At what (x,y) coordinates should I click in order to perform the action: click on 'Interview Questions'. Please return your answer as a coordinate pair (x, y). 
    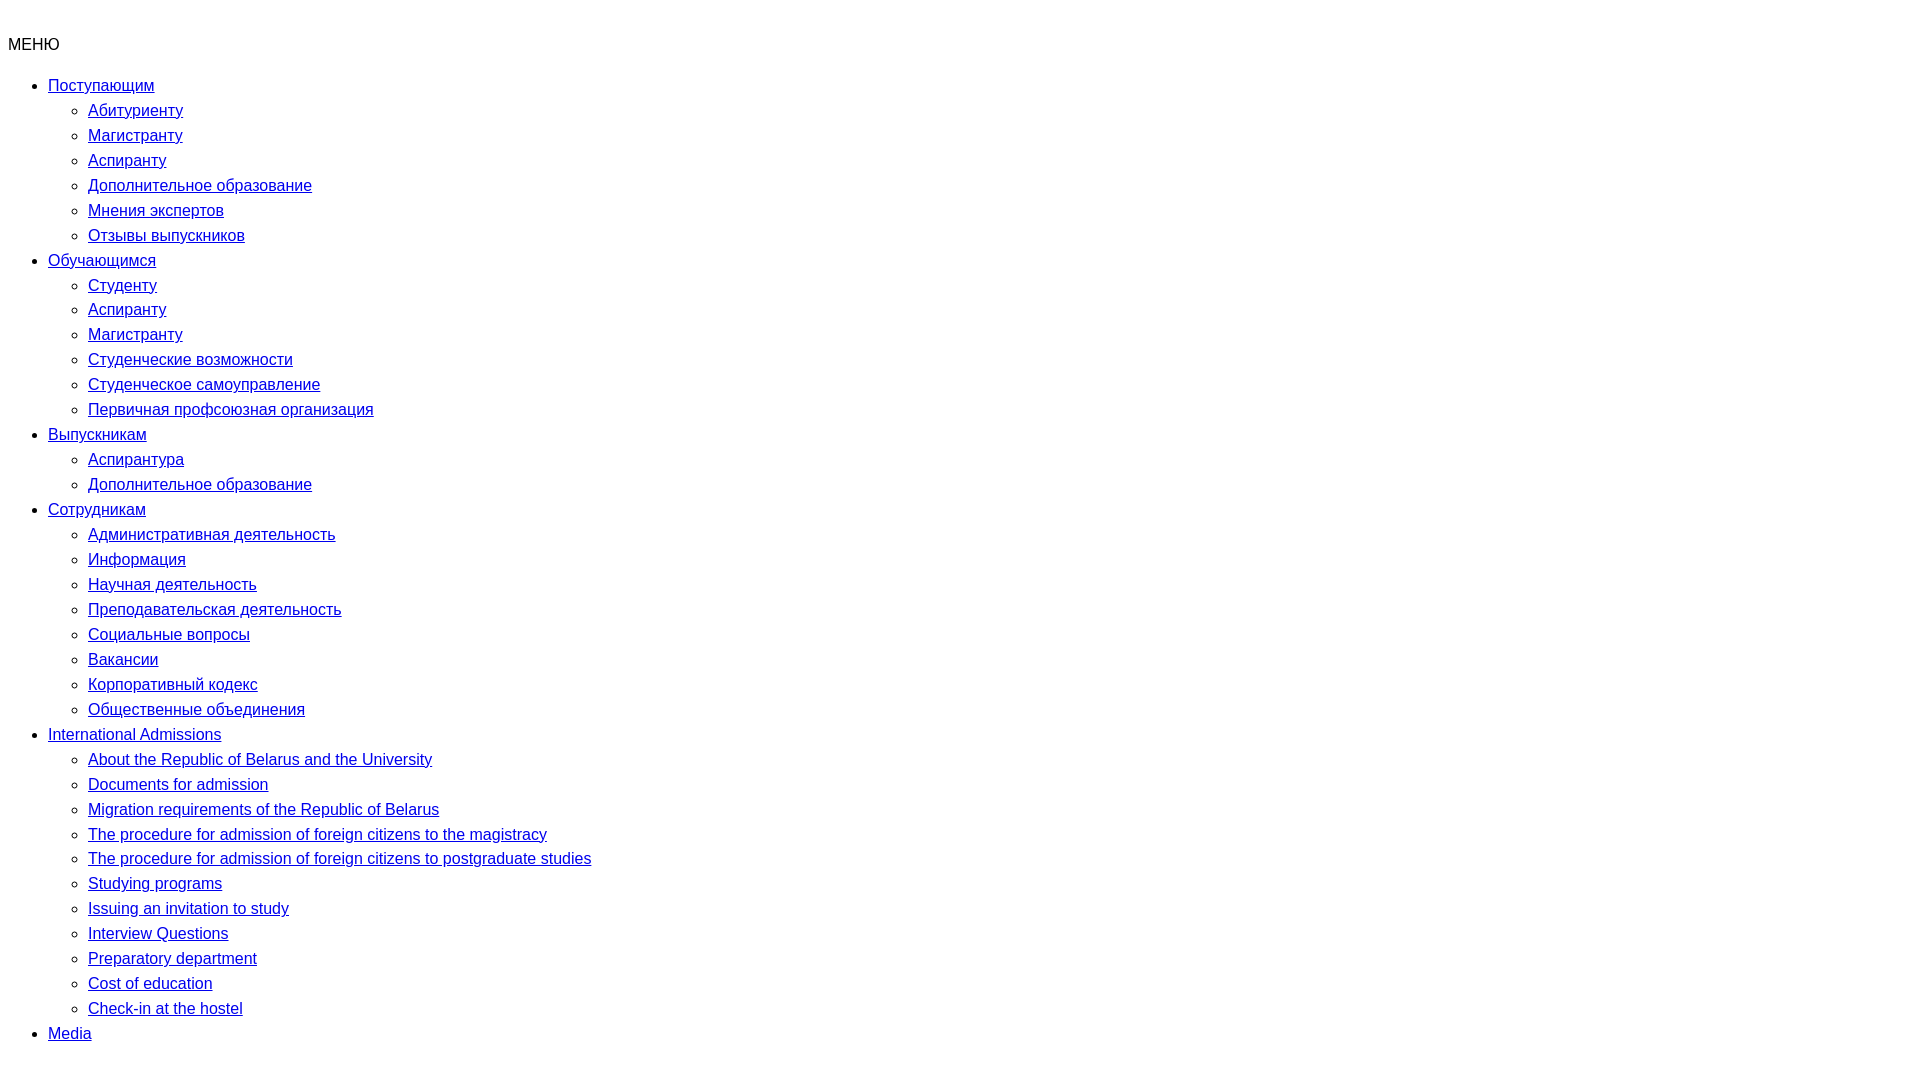
    Looking at the image, I should click on (157, 933).